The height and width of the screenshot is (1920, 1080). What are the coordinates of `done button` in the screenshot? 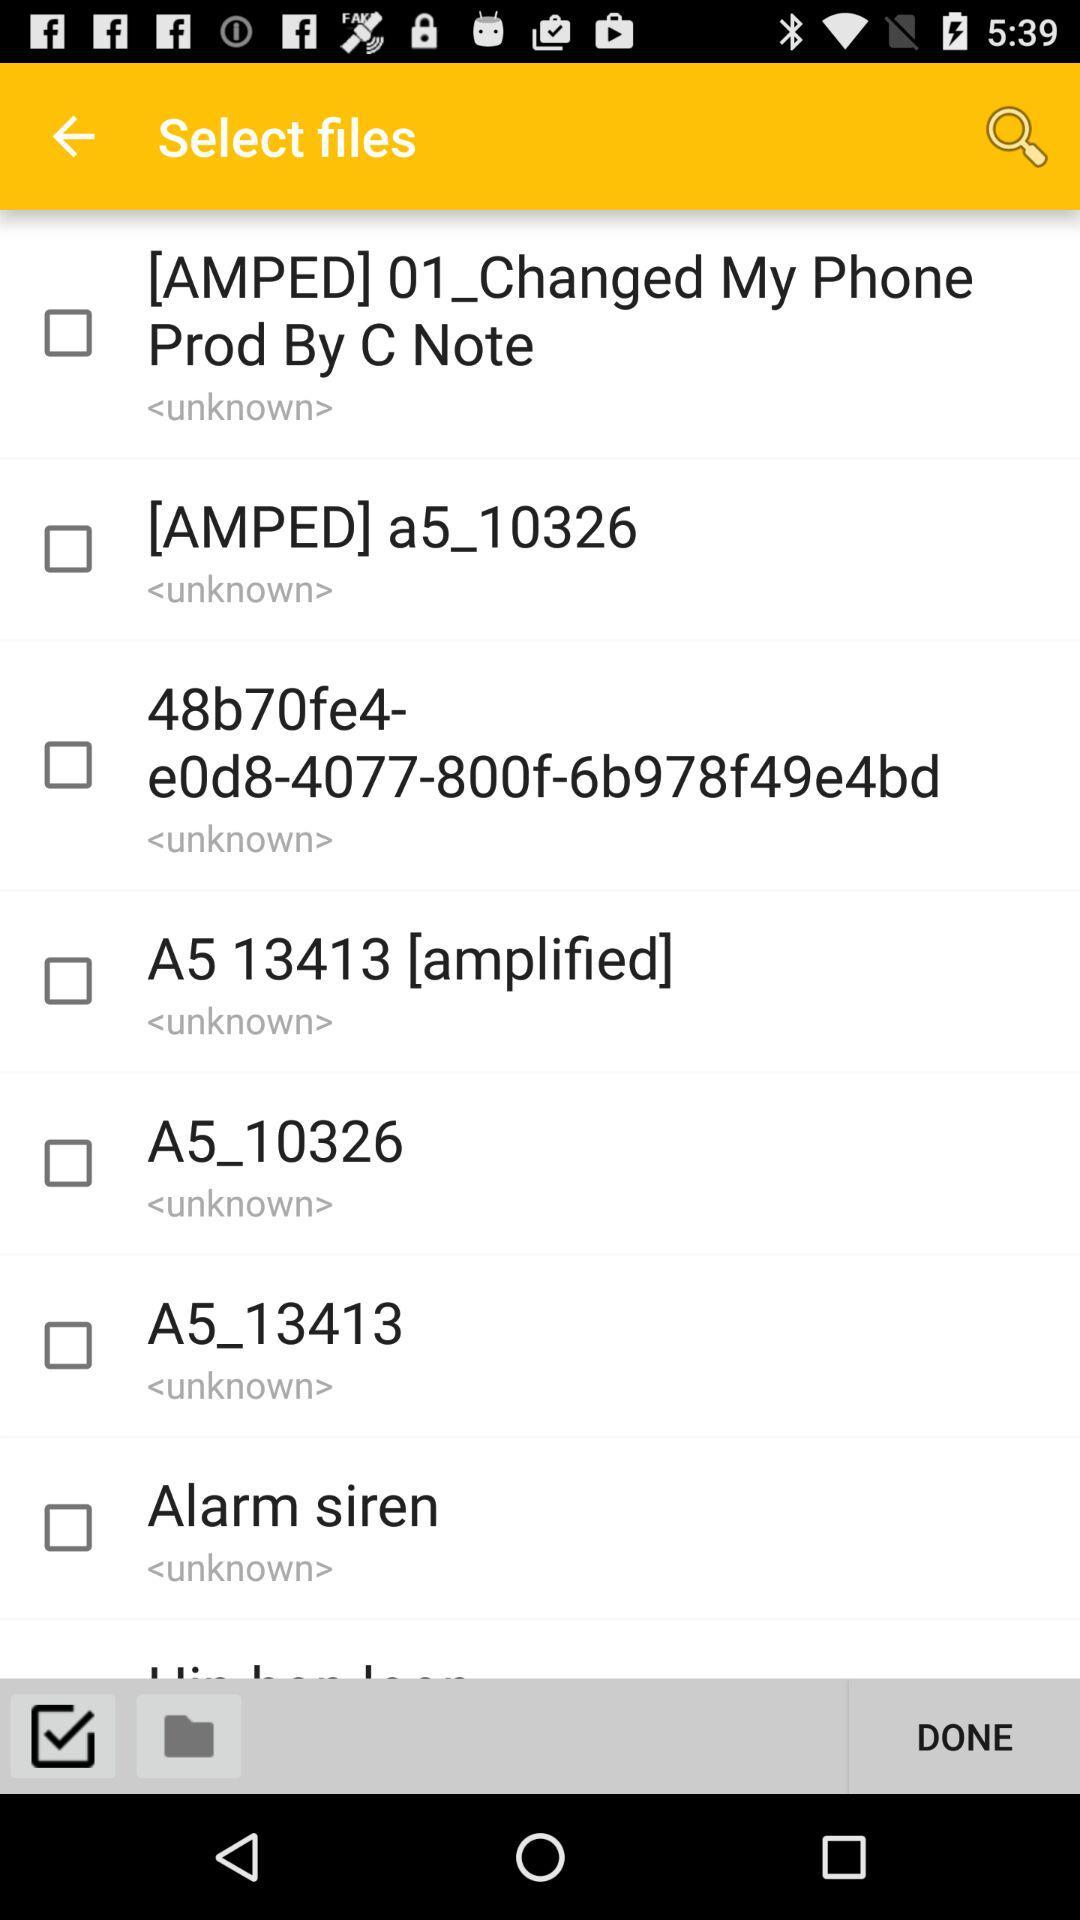 It's located at (963, 1735).